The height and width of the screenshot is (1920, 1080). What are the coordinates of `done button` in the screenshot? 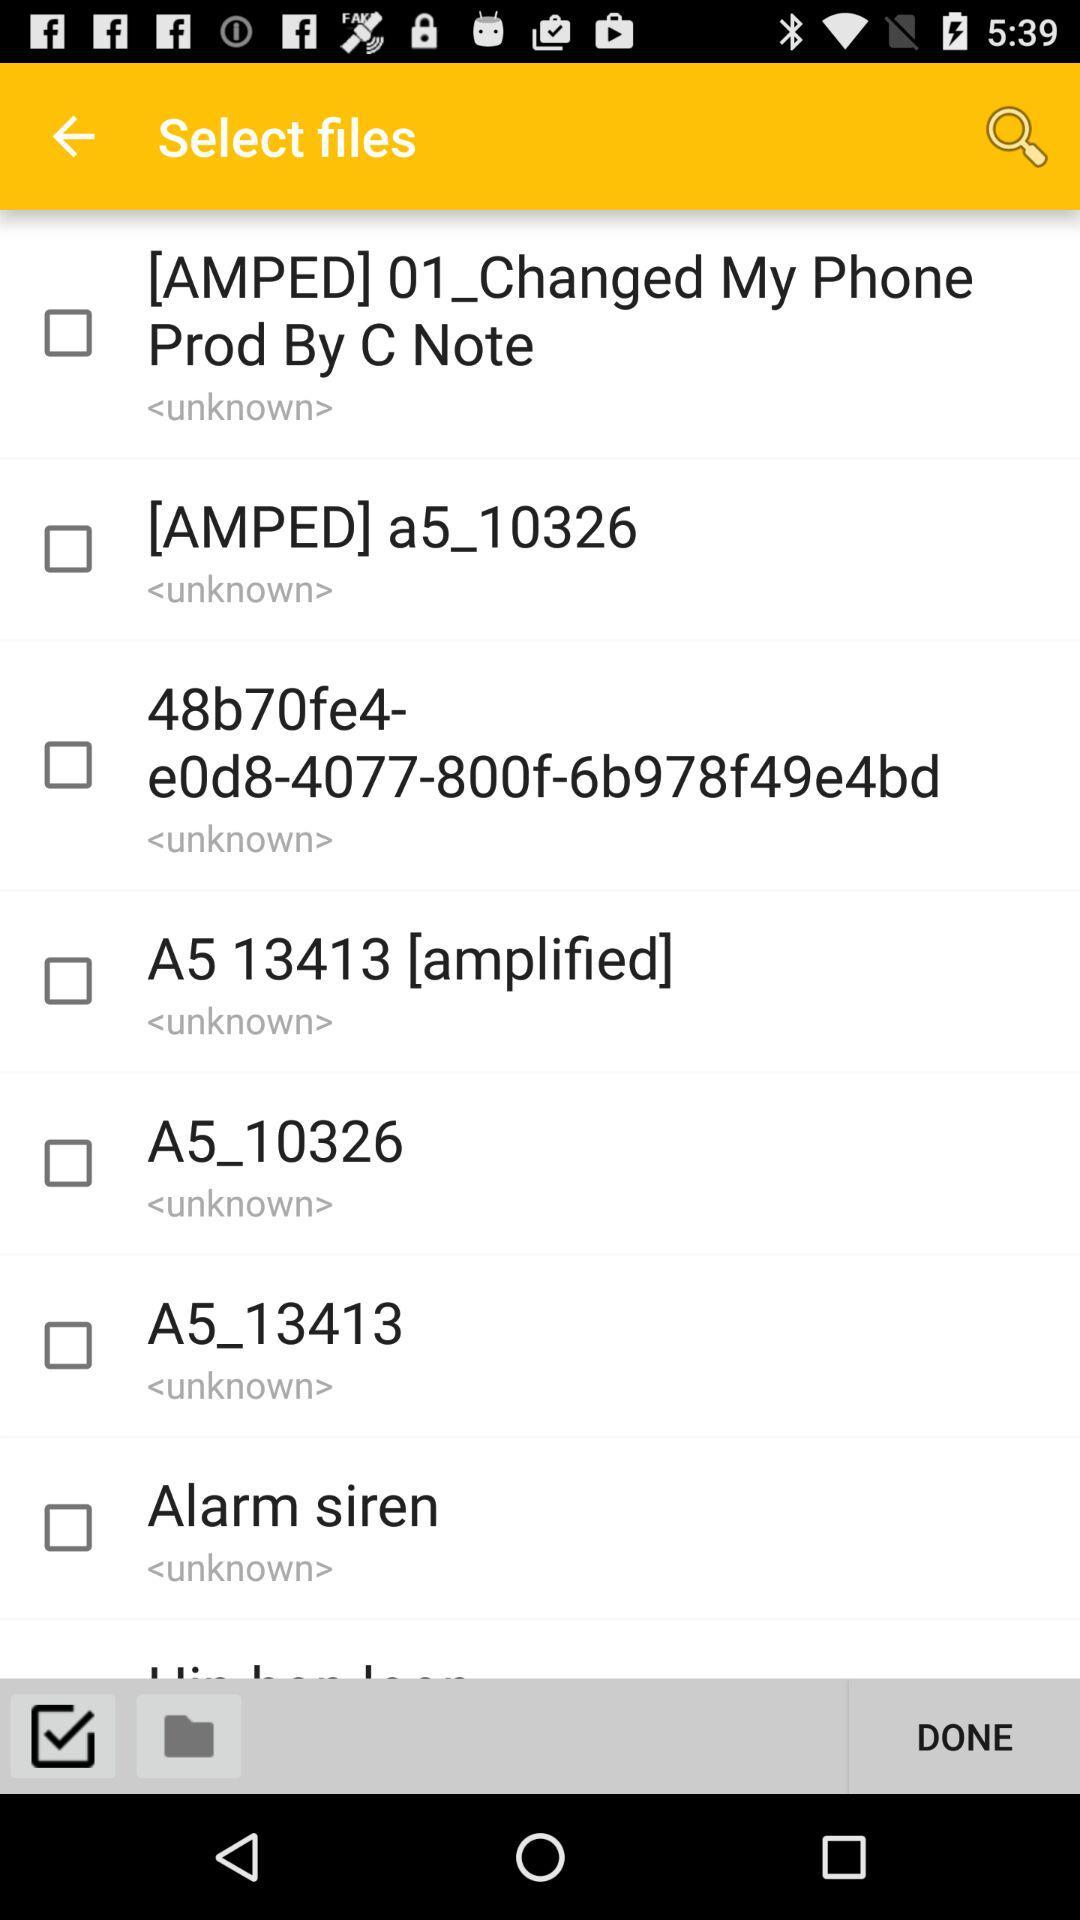 It's located at (963, 1735).